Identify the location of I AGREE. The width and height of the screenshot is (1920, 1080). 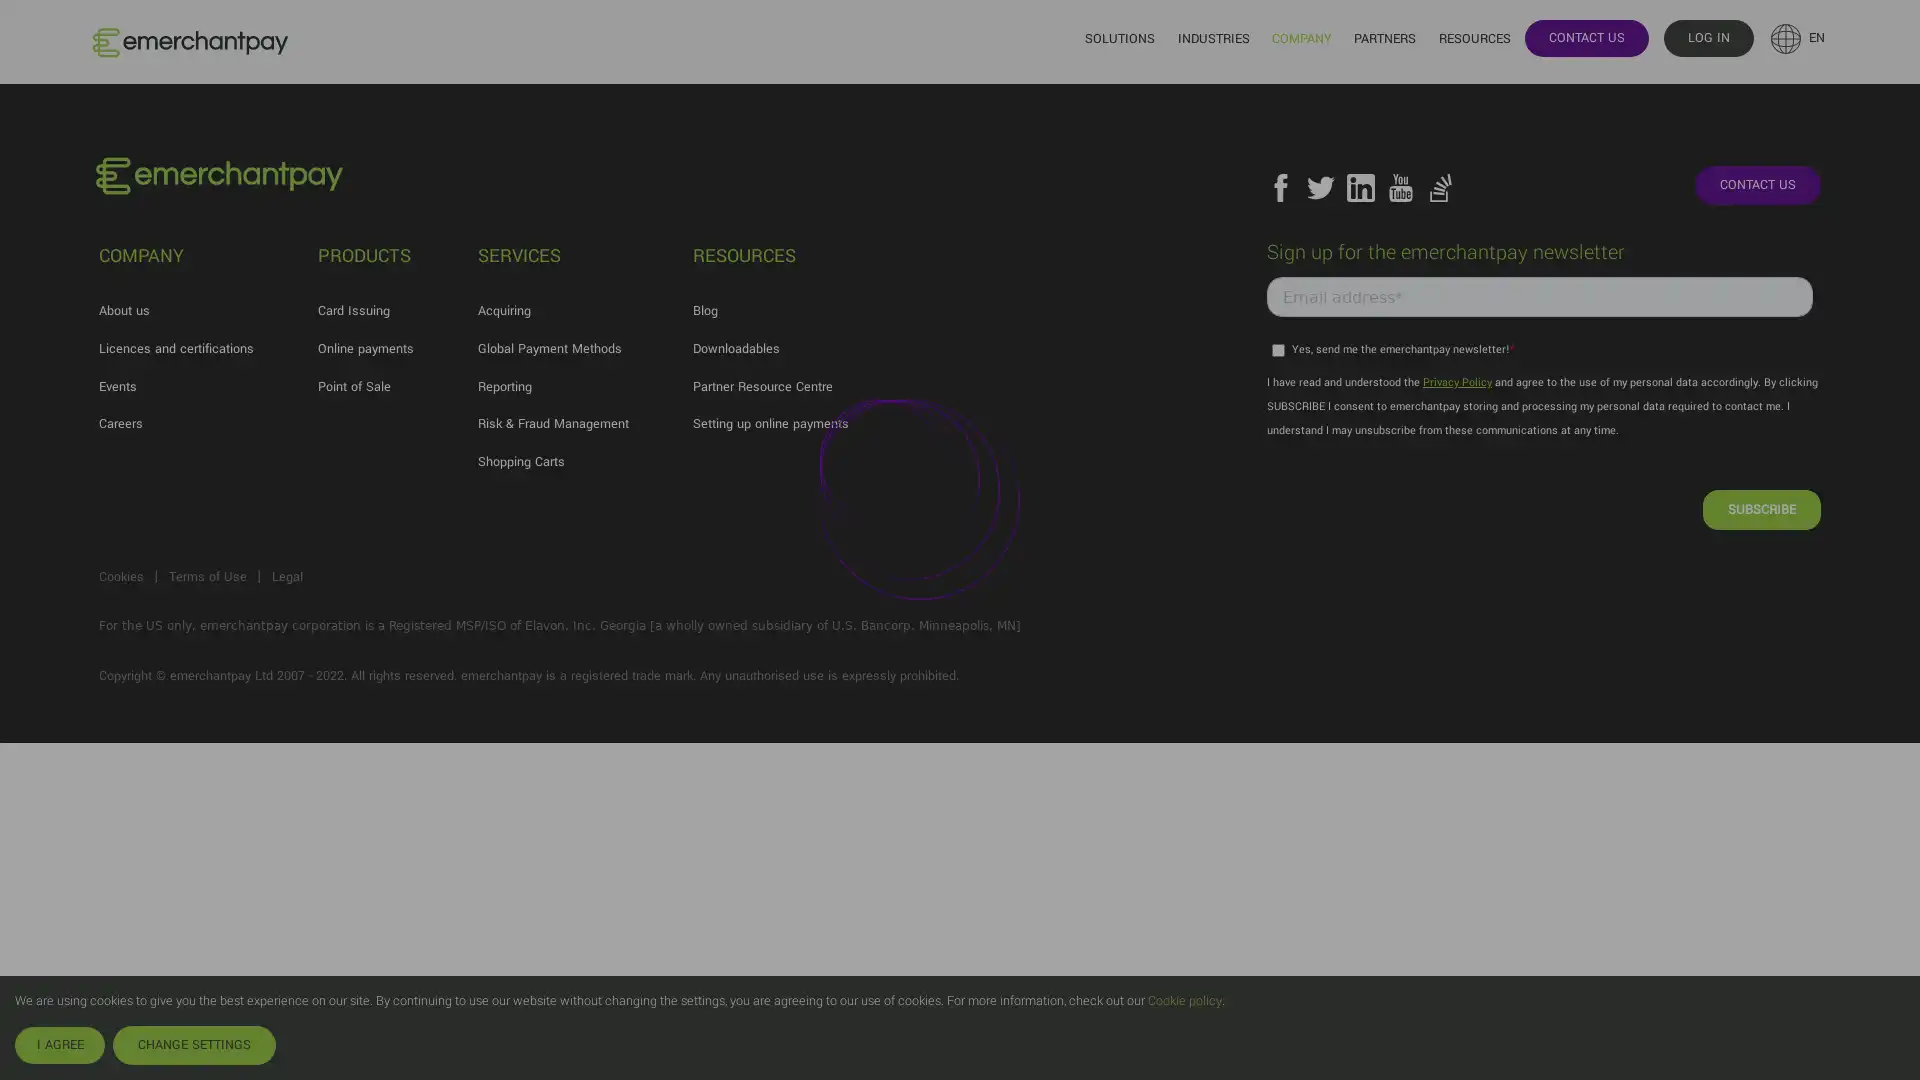
(59, 1044).